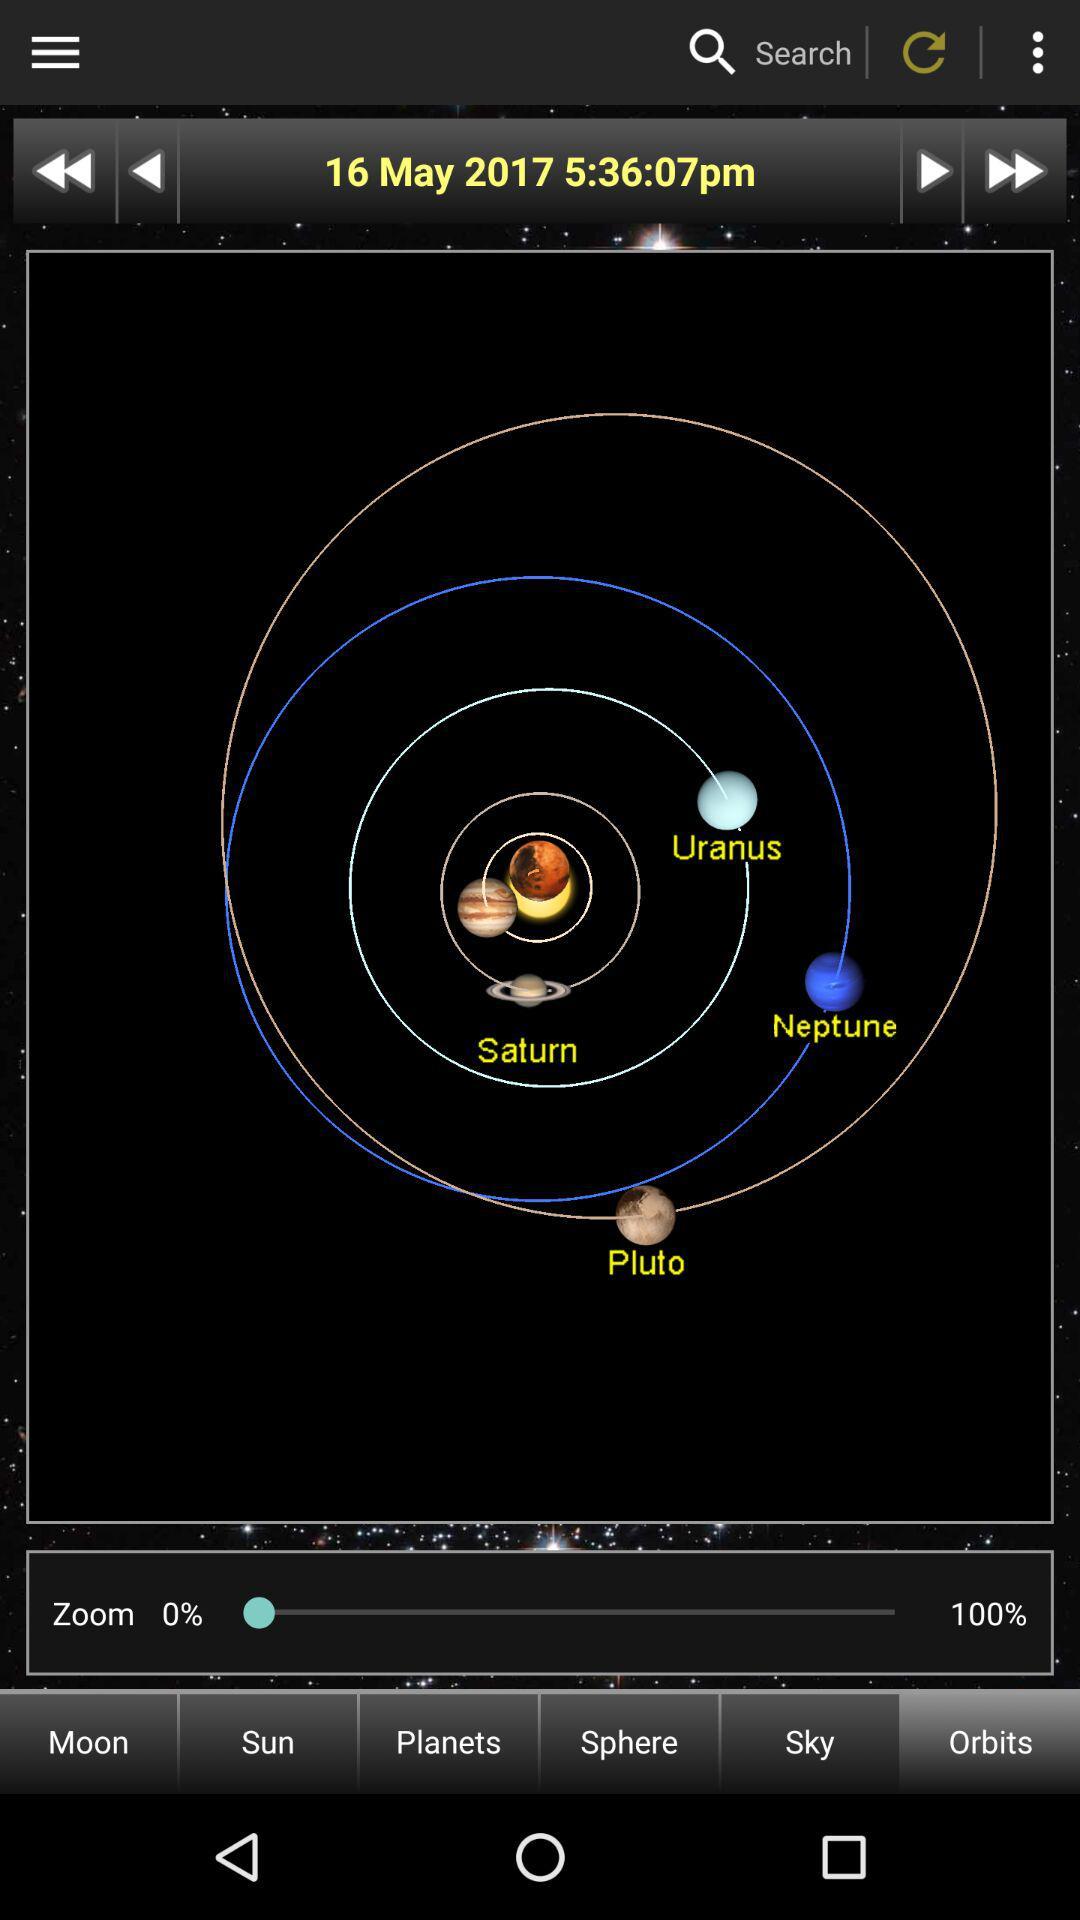 This screenshot has width=1080, height=1920. What do you see at coordinates (932, 171) in the screenshot?
I see `go forward once` at bounding box center [932, 171].